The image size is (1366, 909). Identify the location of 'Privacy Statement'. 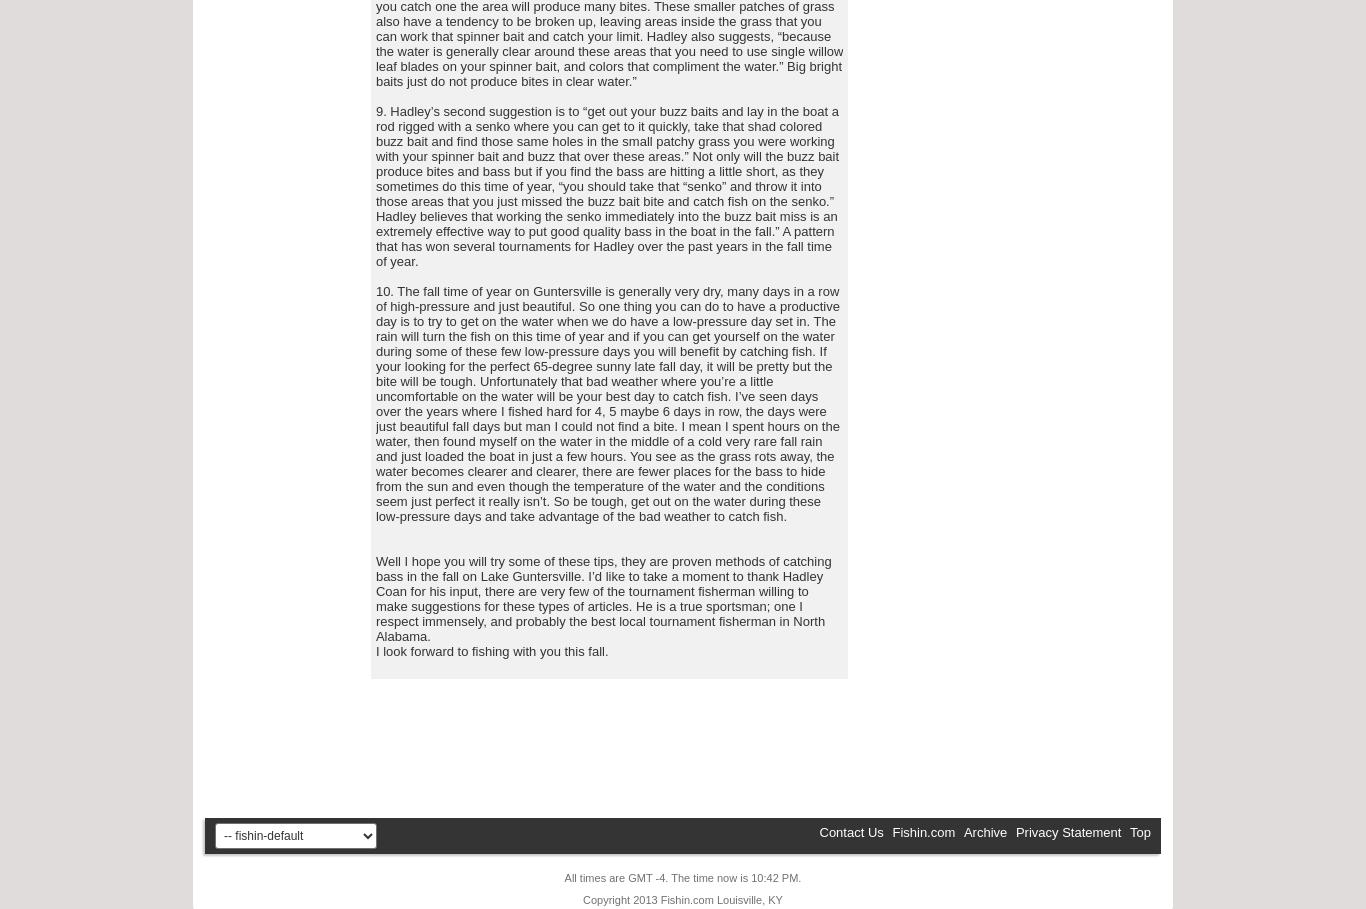
(1014, 832).